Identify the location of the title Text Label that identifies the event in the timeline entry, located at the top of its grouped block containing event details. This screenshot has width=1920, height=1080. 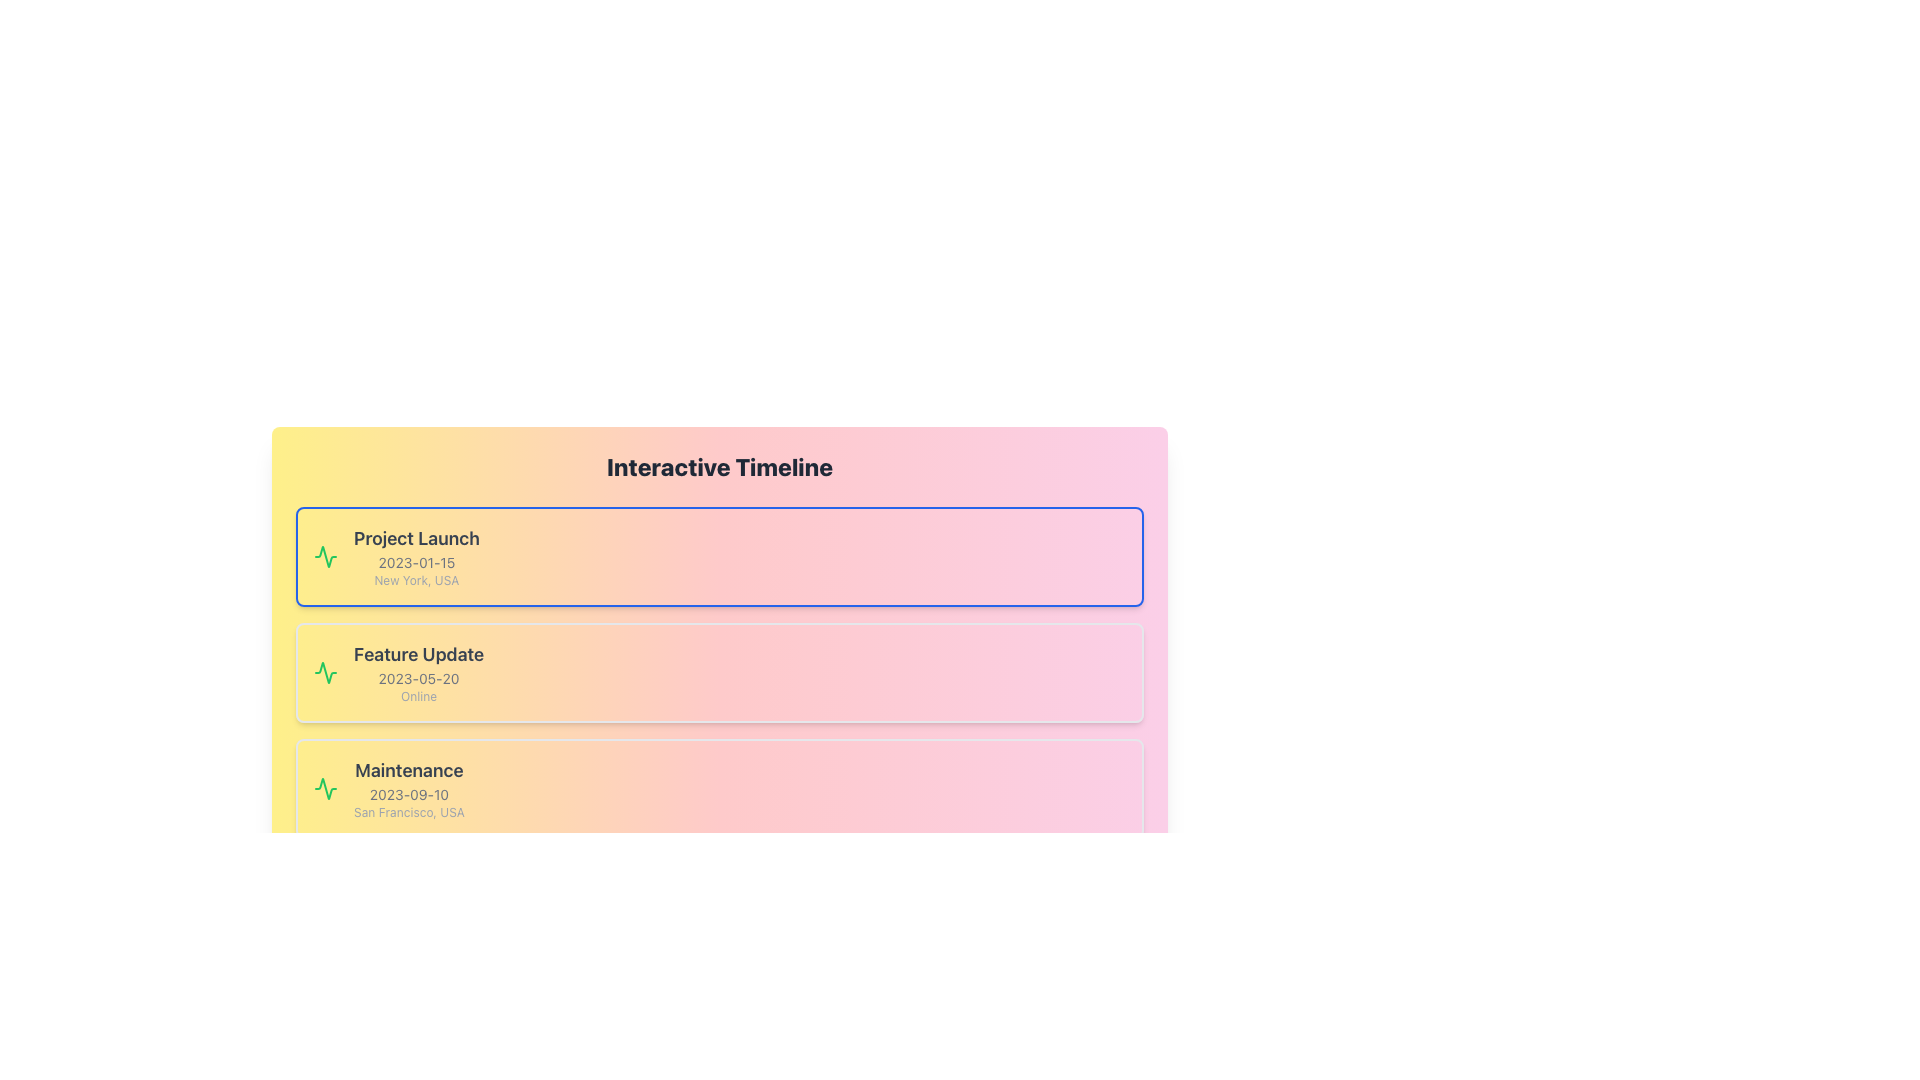
(416, 538).